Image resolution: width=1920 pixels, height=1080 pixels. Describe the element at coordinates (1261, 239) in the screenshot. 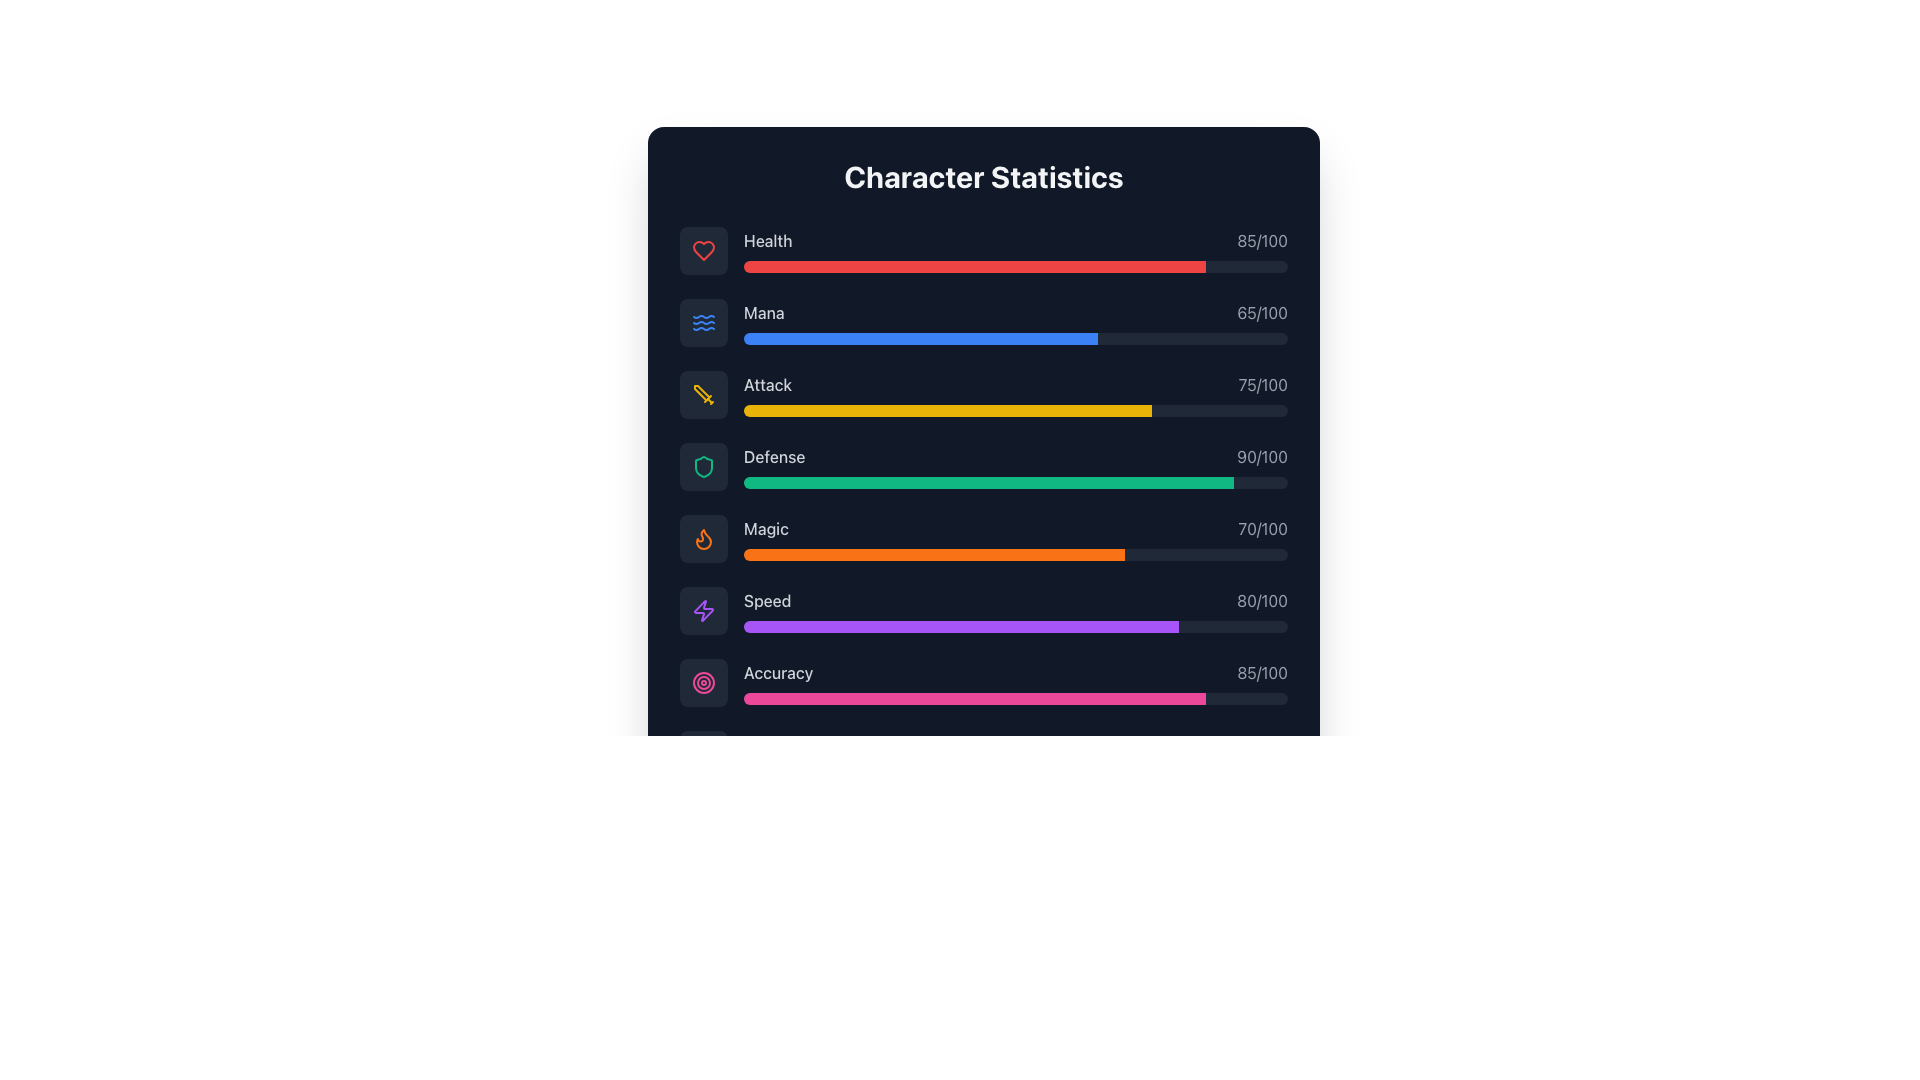

I see `the text label indicating the 'Health' score located at the far-right end of the 'Health' row in the statistics table` at that location.